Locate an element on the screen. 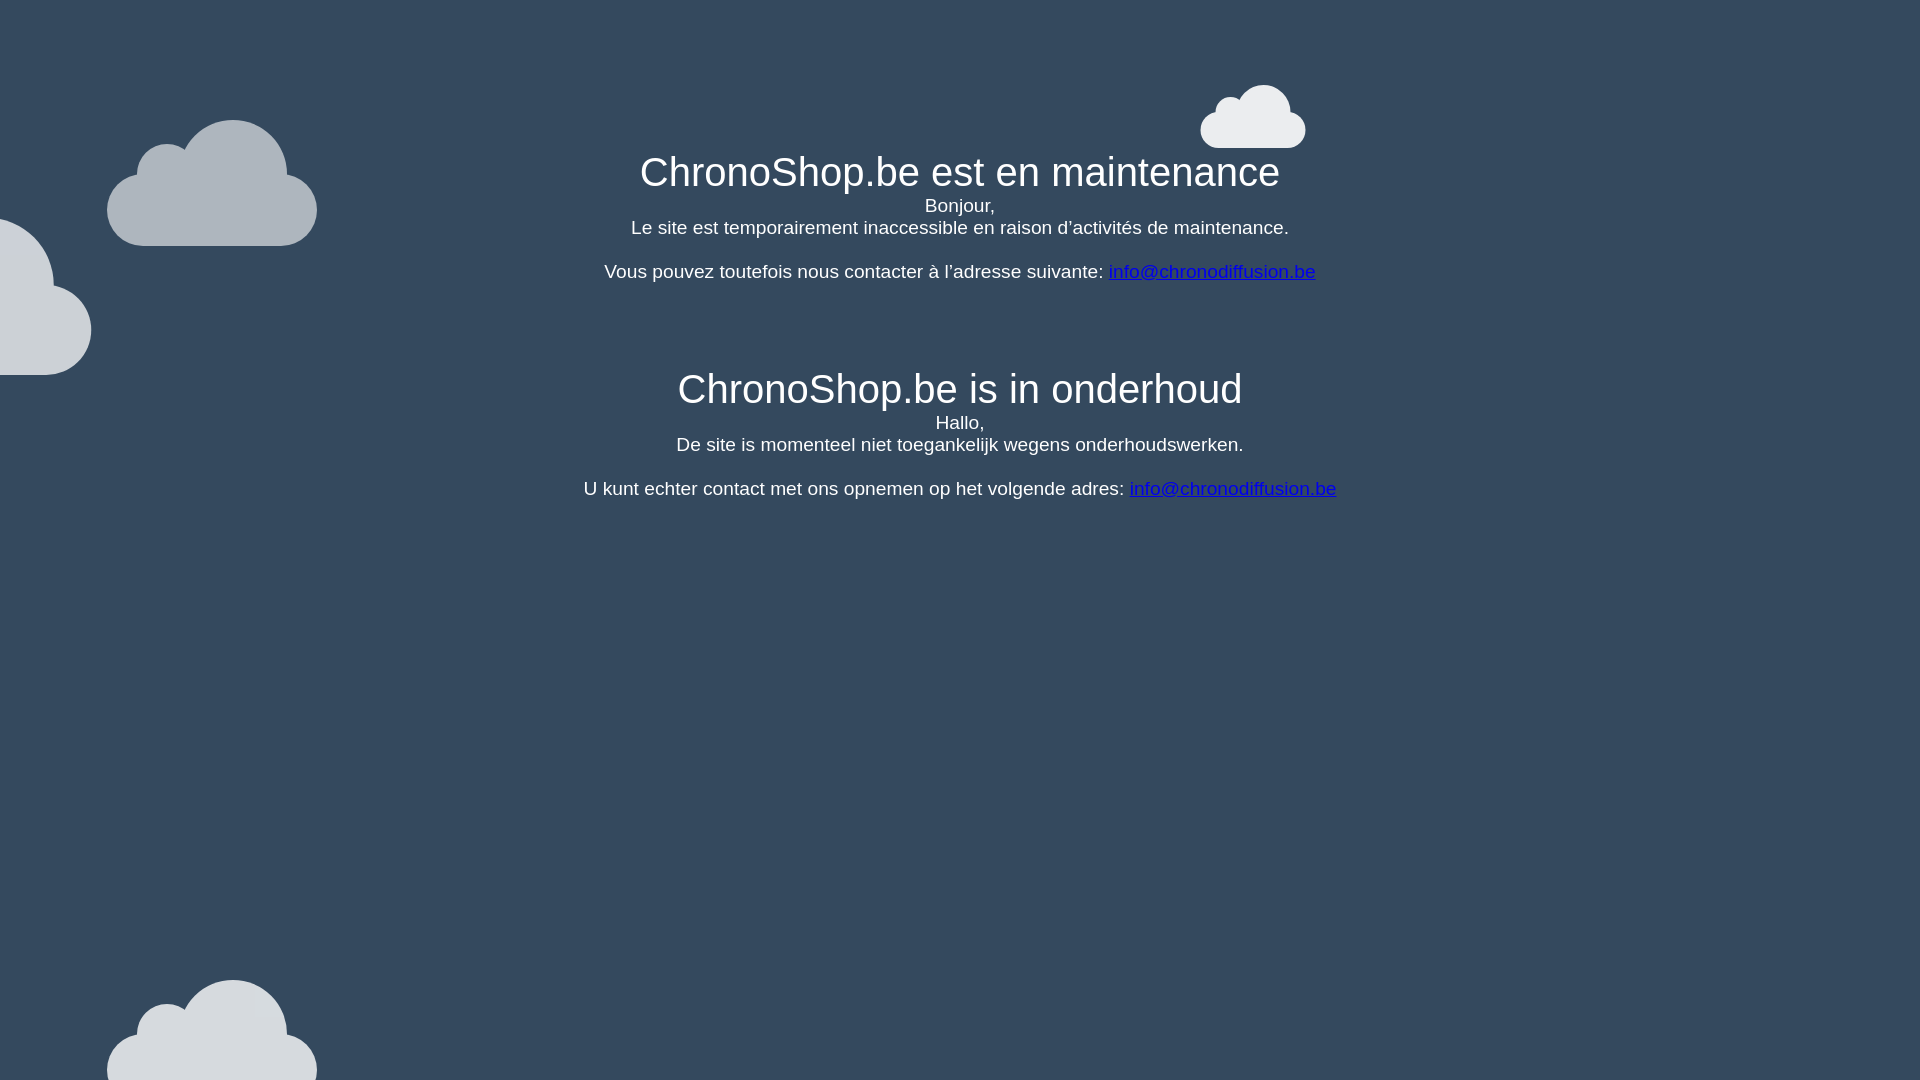  'info@chronodiffusion.be' is located at coordinates (1232, 488).